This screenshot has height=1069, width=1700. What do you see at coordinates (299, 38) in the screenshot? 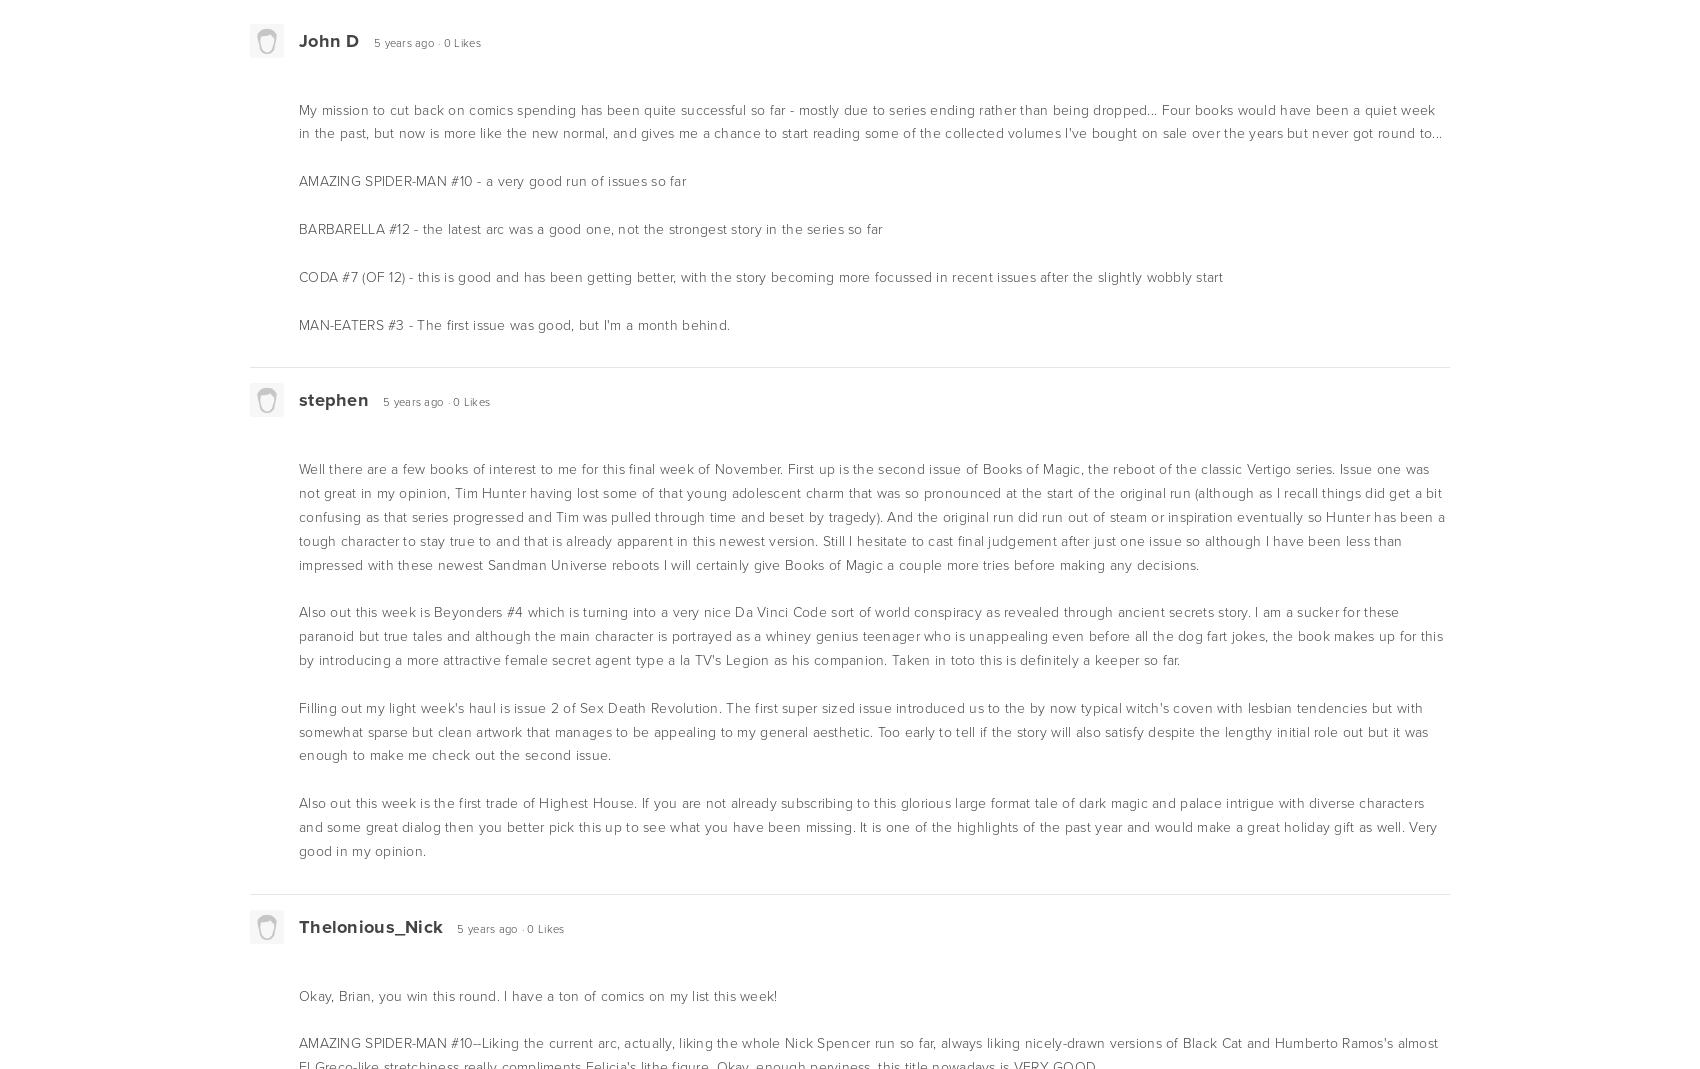
I see `'John D'` at bounding box center [299, 38].